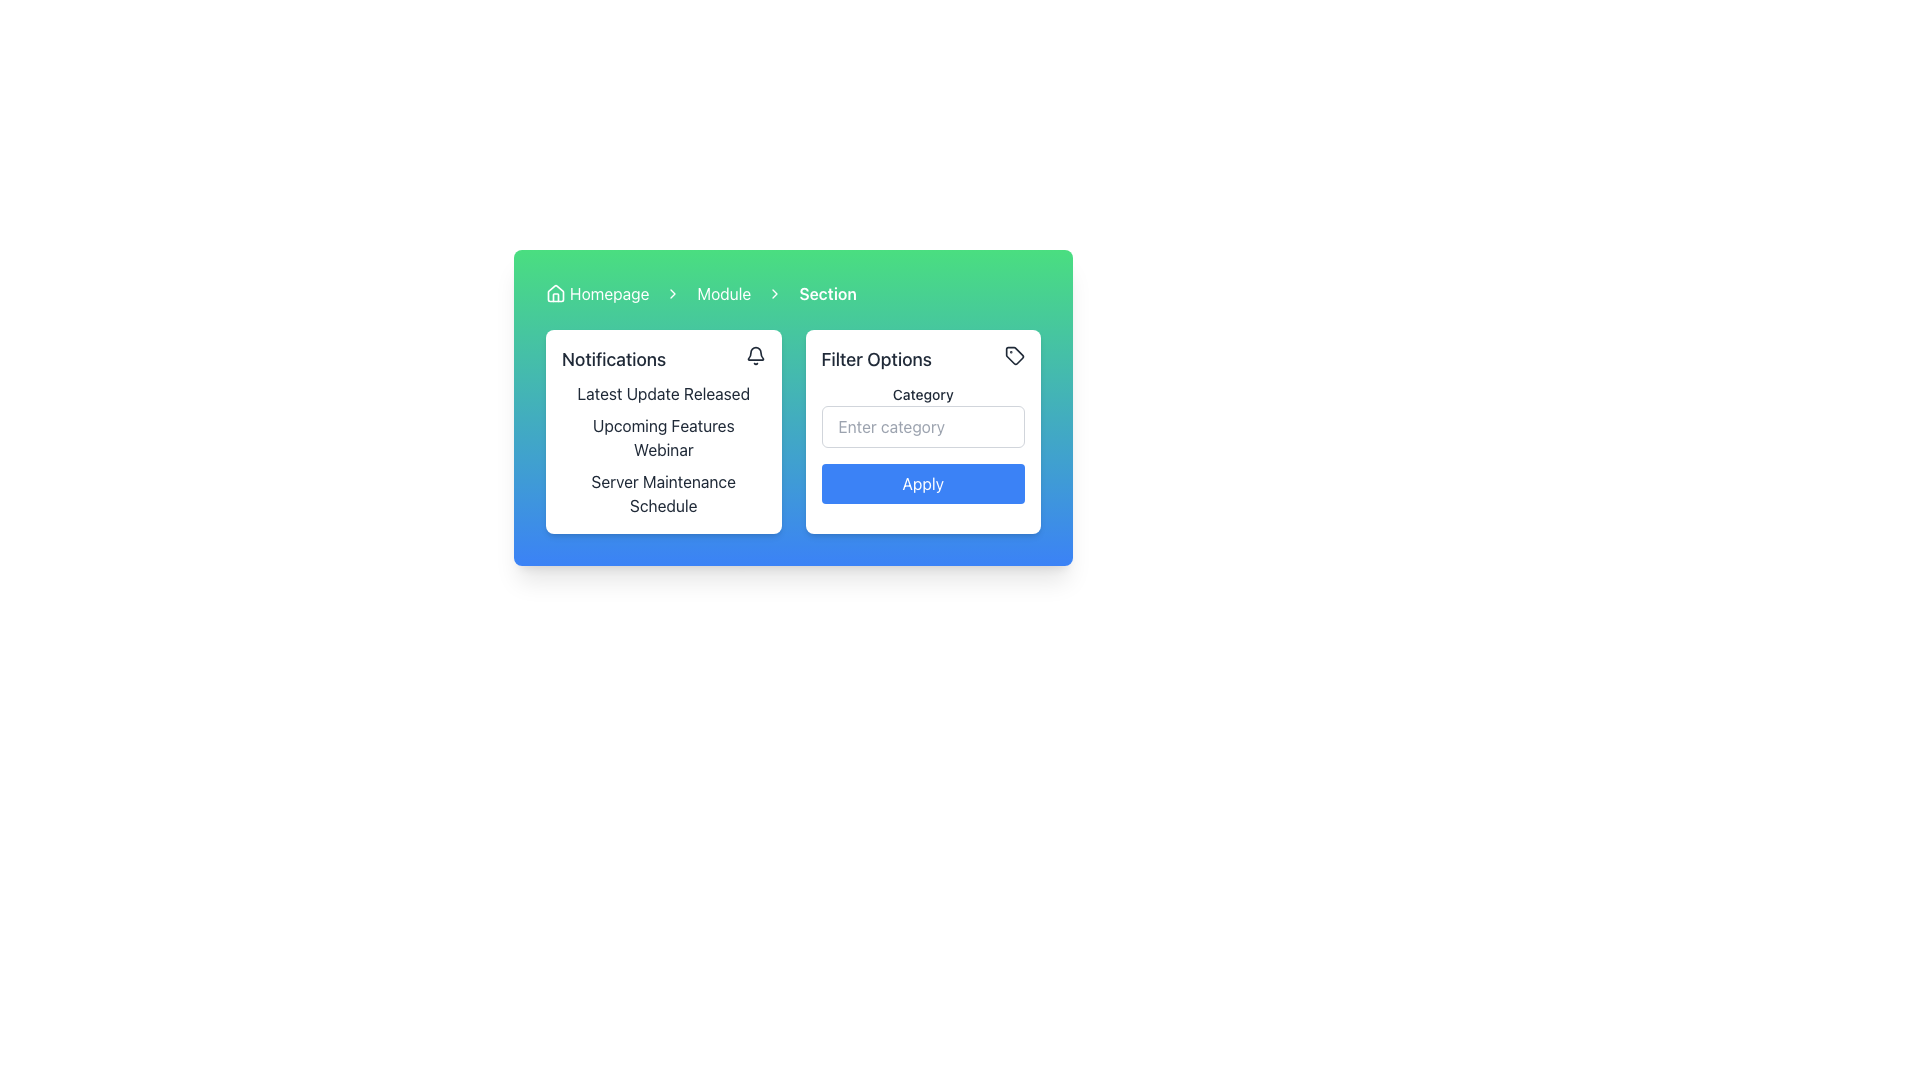  What do you see at coordinates (792, 293) in the screenshot?
I see `the Breadcrumb Navigation component located at the top-center of the content area` at bounding box center [792, 293].